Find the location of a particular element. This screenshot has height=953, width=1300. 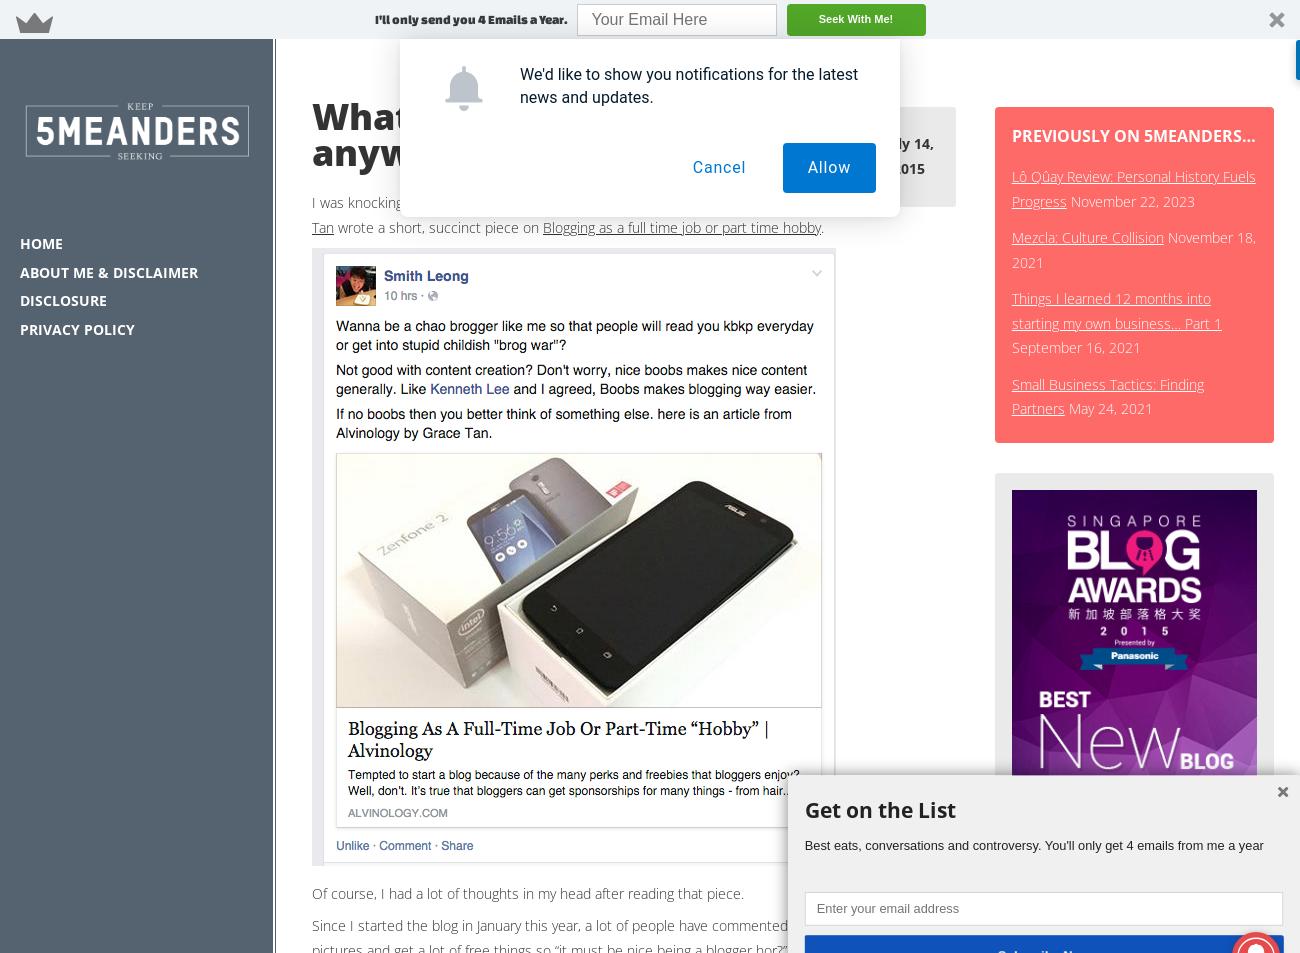

'September 16, 2021' is located at coordinates (1075, 346).